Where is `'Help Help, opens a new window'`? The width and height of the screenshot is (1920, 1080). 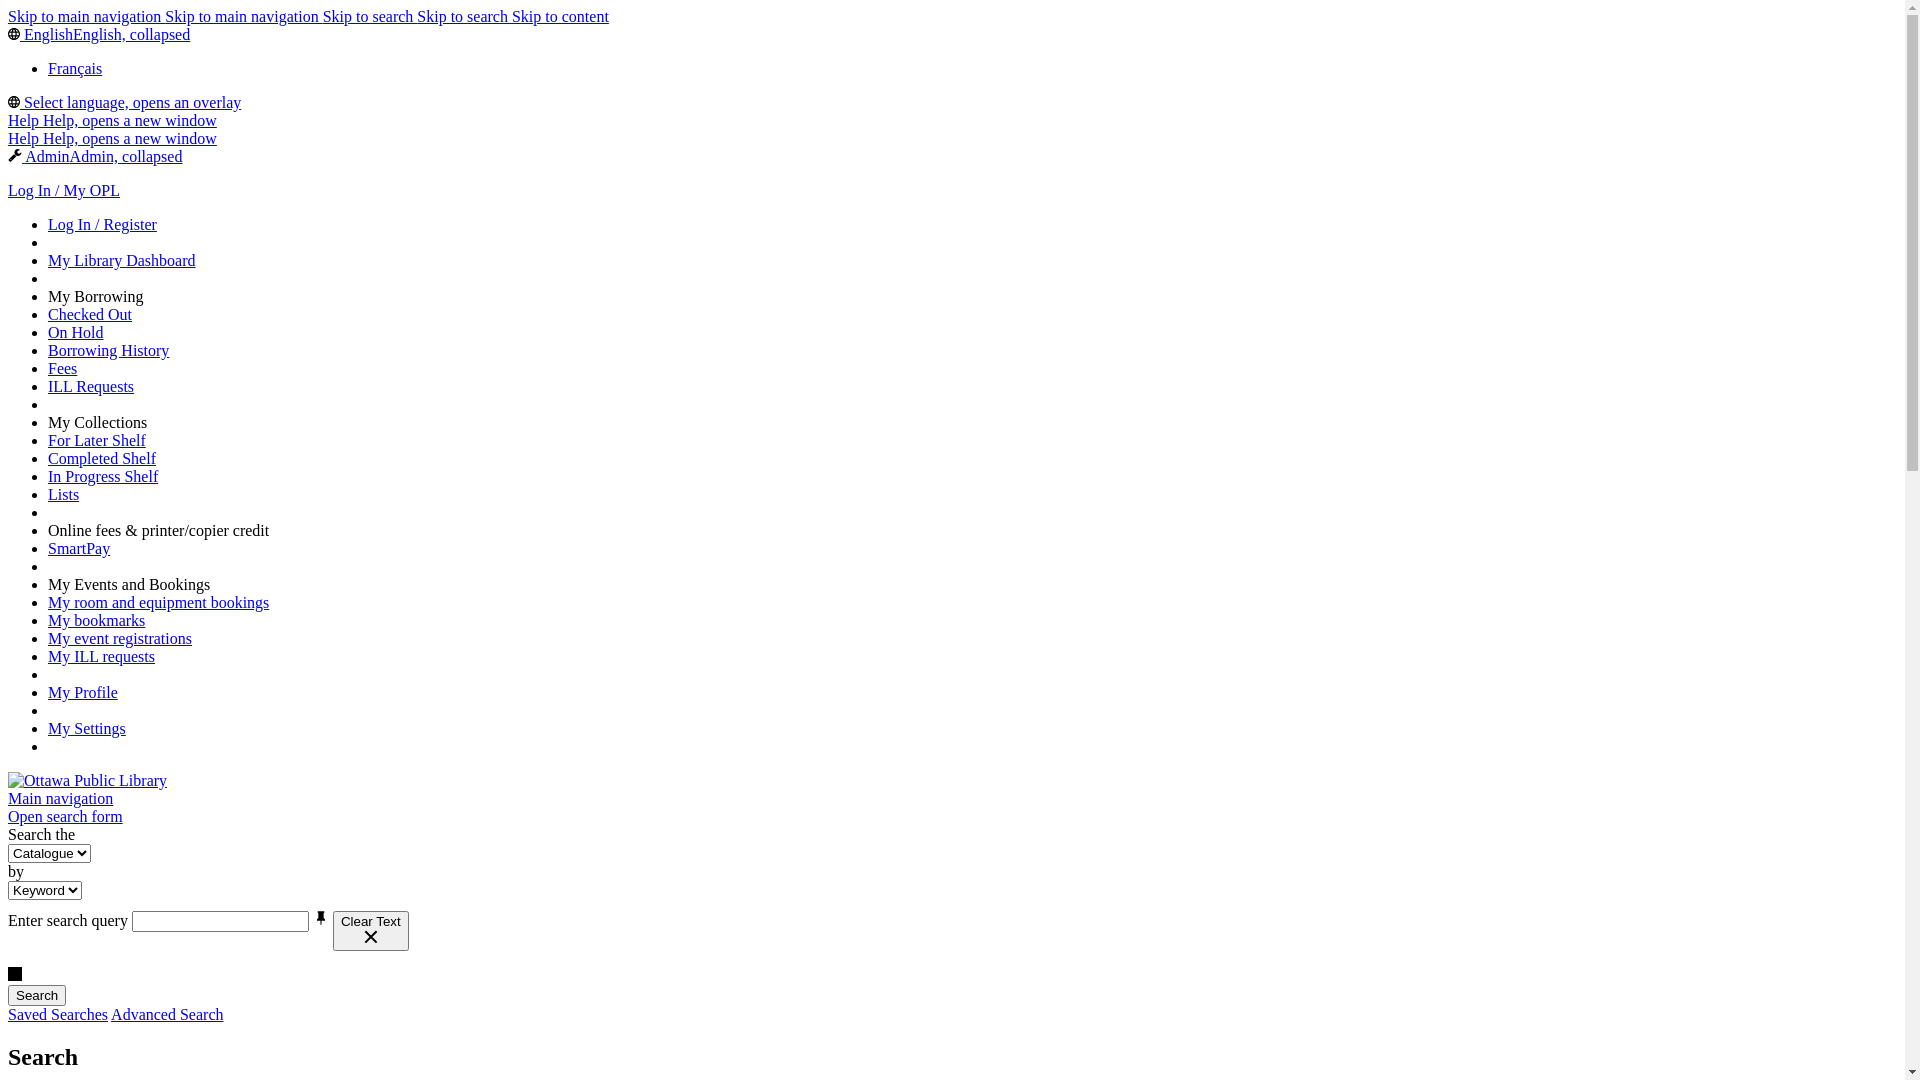
'Help Help, opens a new window' is located at coordinates (111, 120).